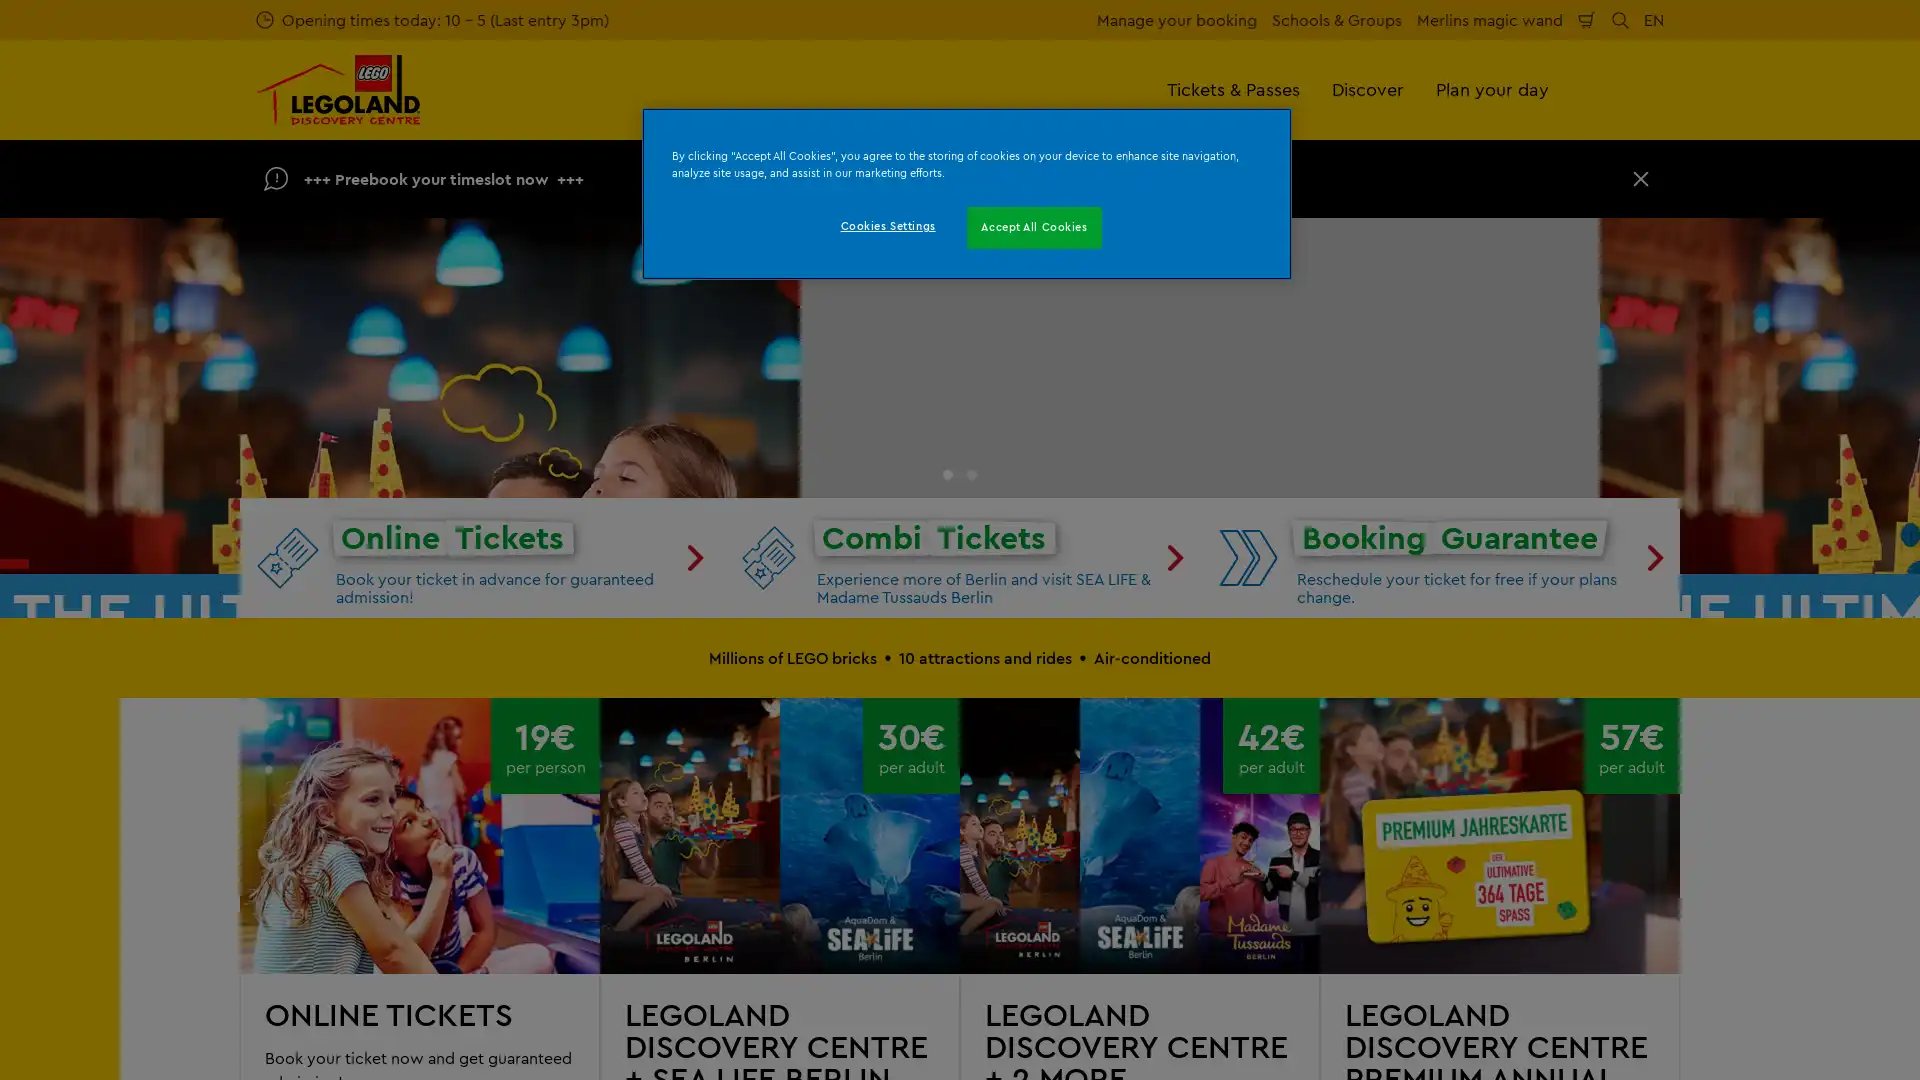  I want to click on Shopping Cart, so click(1586, 19).